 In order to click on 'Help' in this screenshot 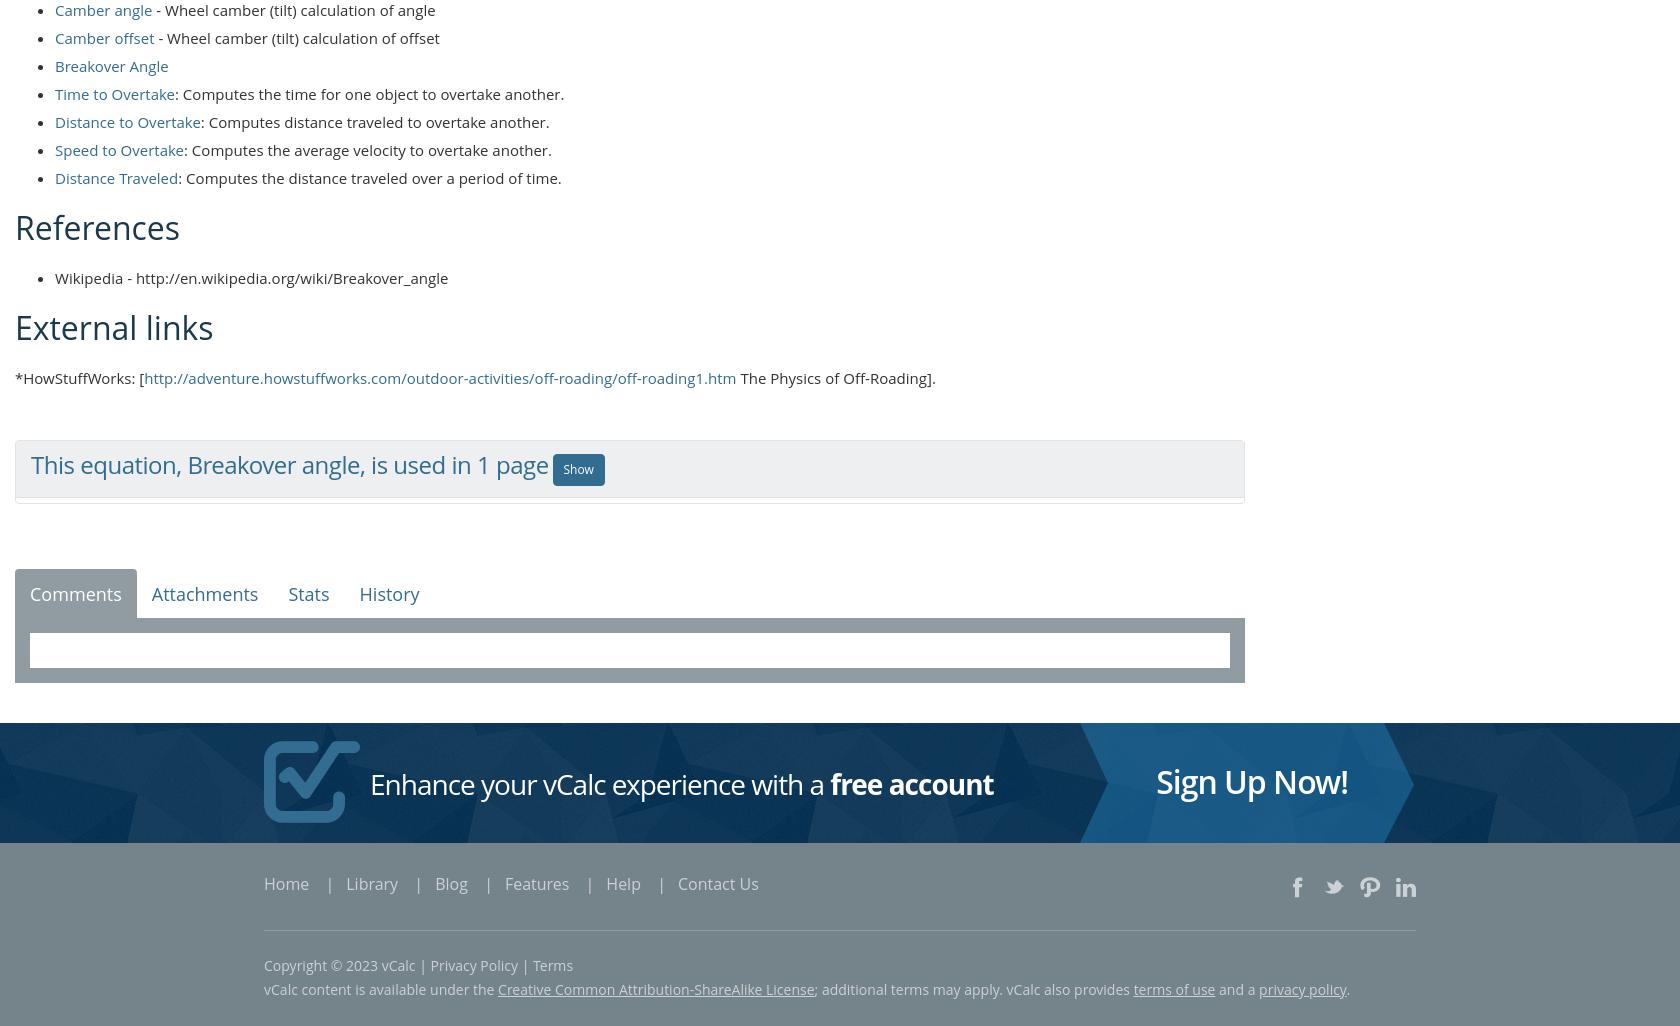, I will do `click(605, 881)`.